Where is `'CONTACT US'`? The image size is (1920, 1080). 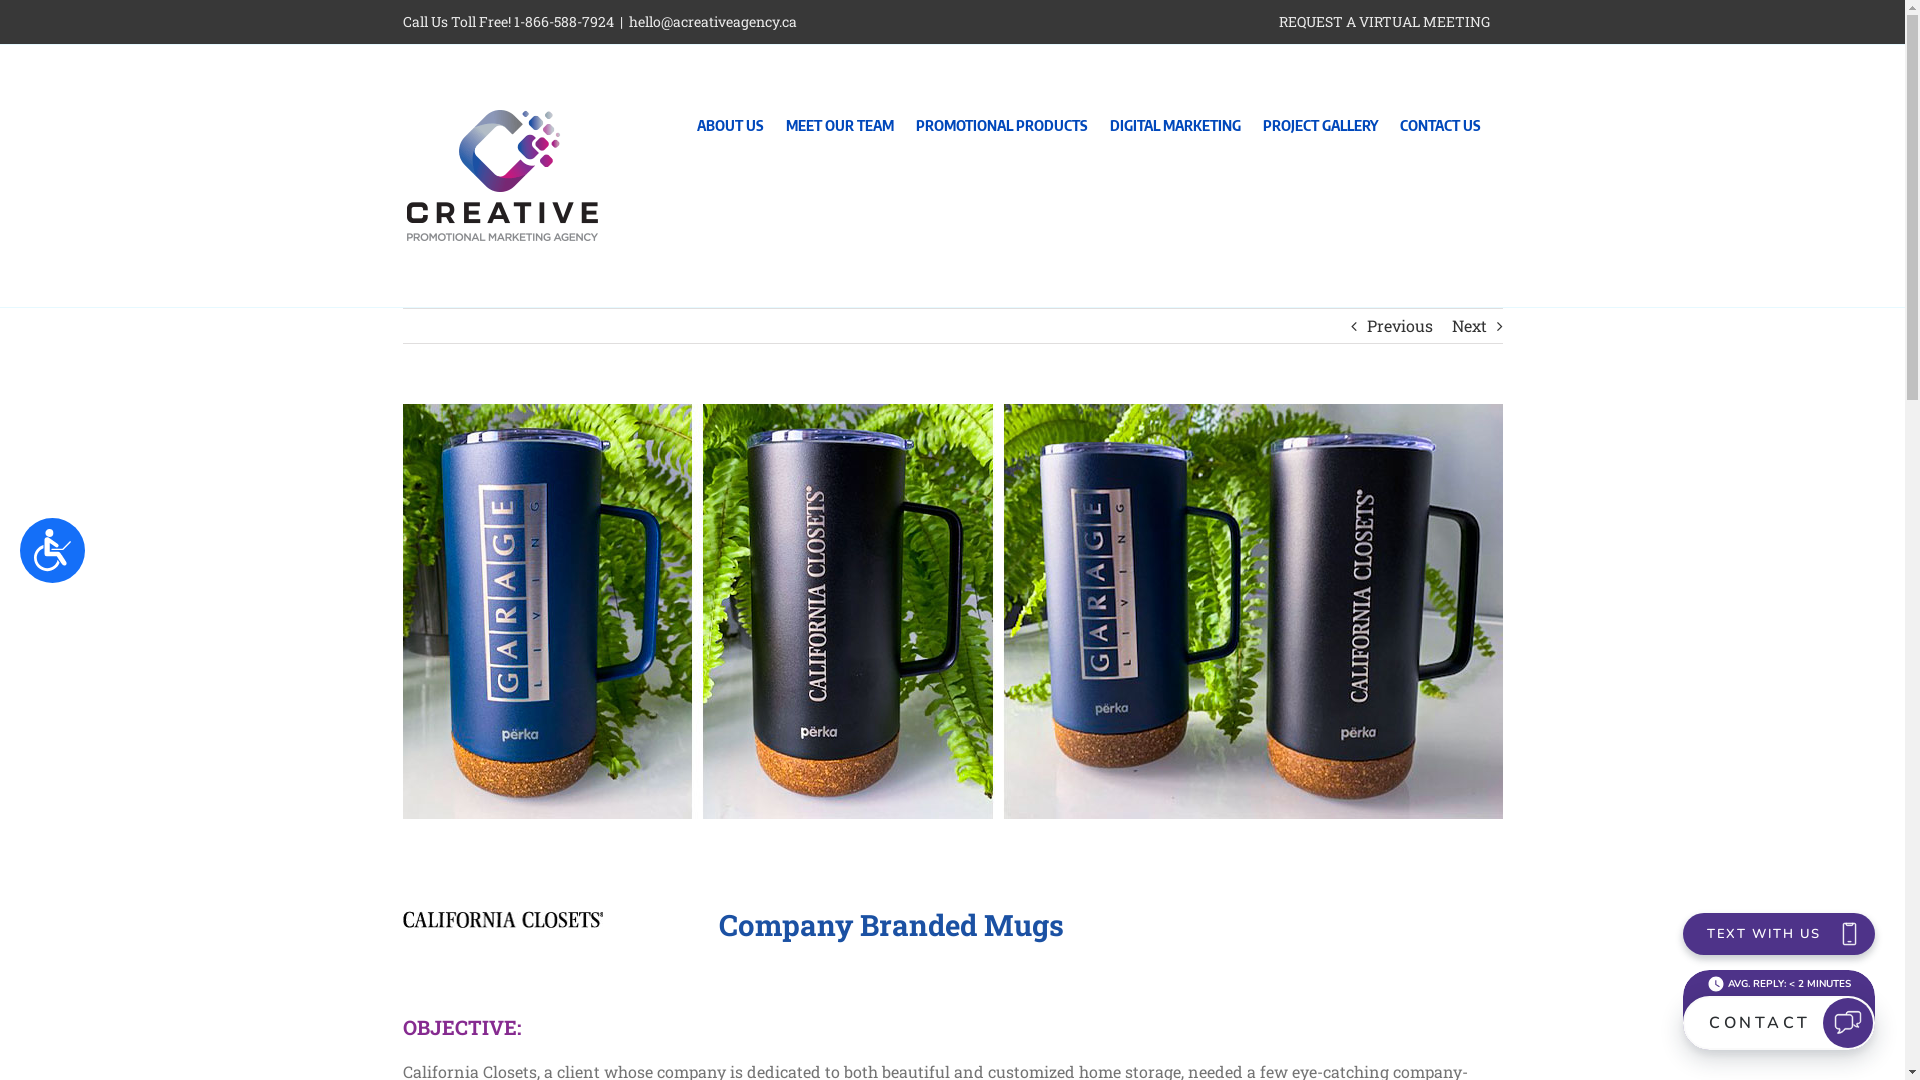
'CONTACT US' is located at coordinates (1440, 119).